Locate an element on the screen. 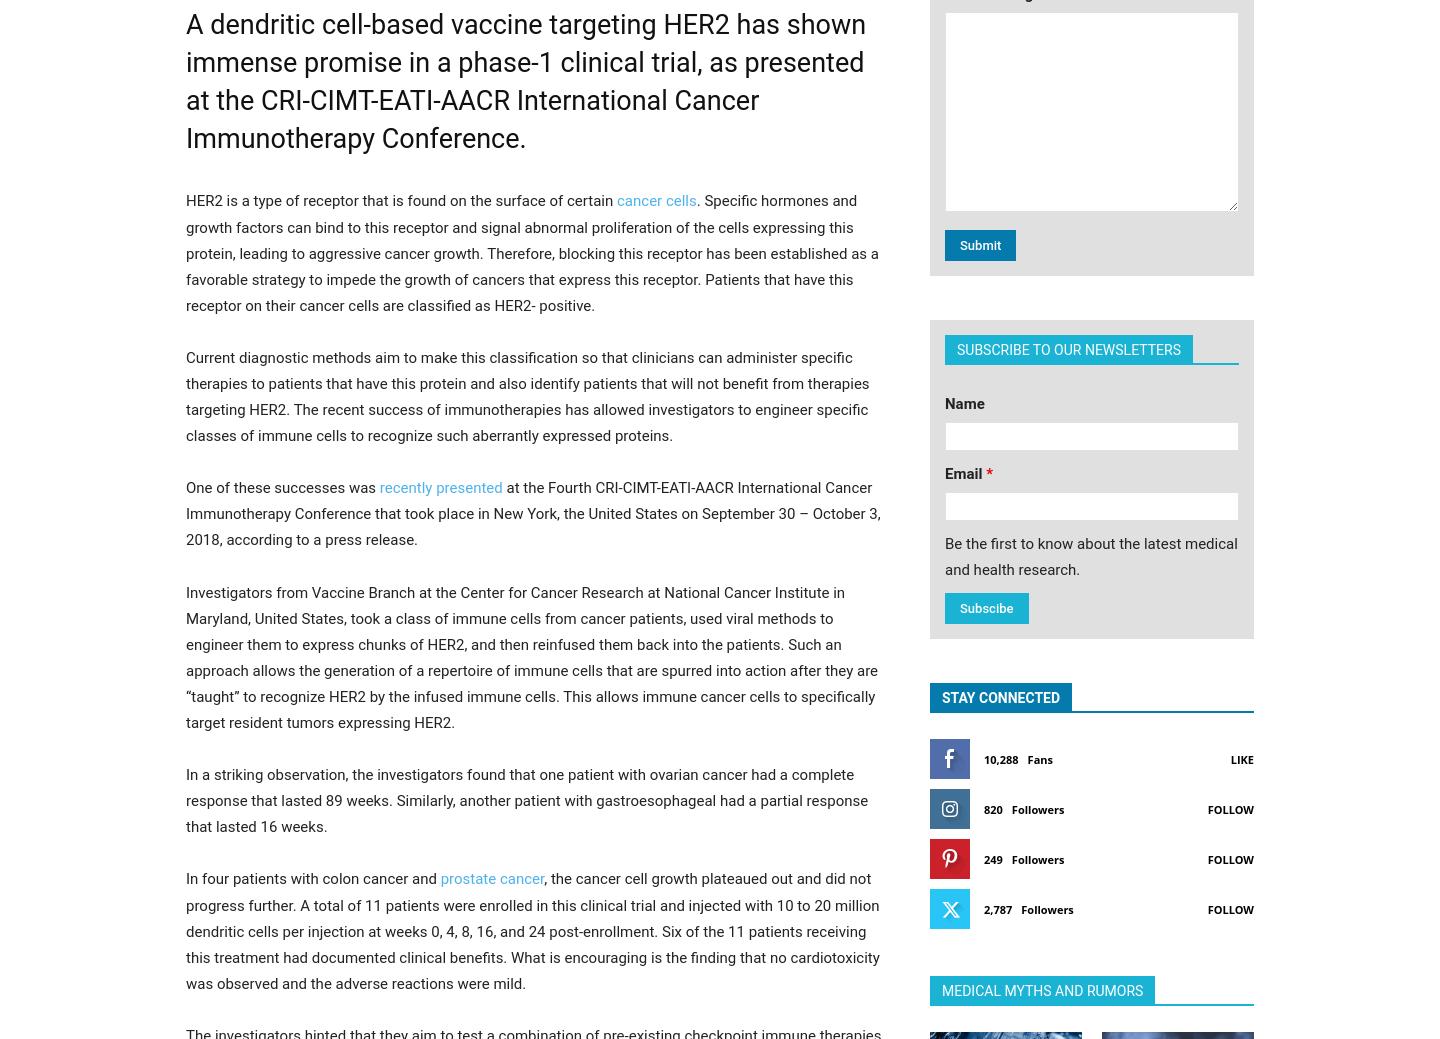  'prostate cancer' is located at coordinates (491, 878).